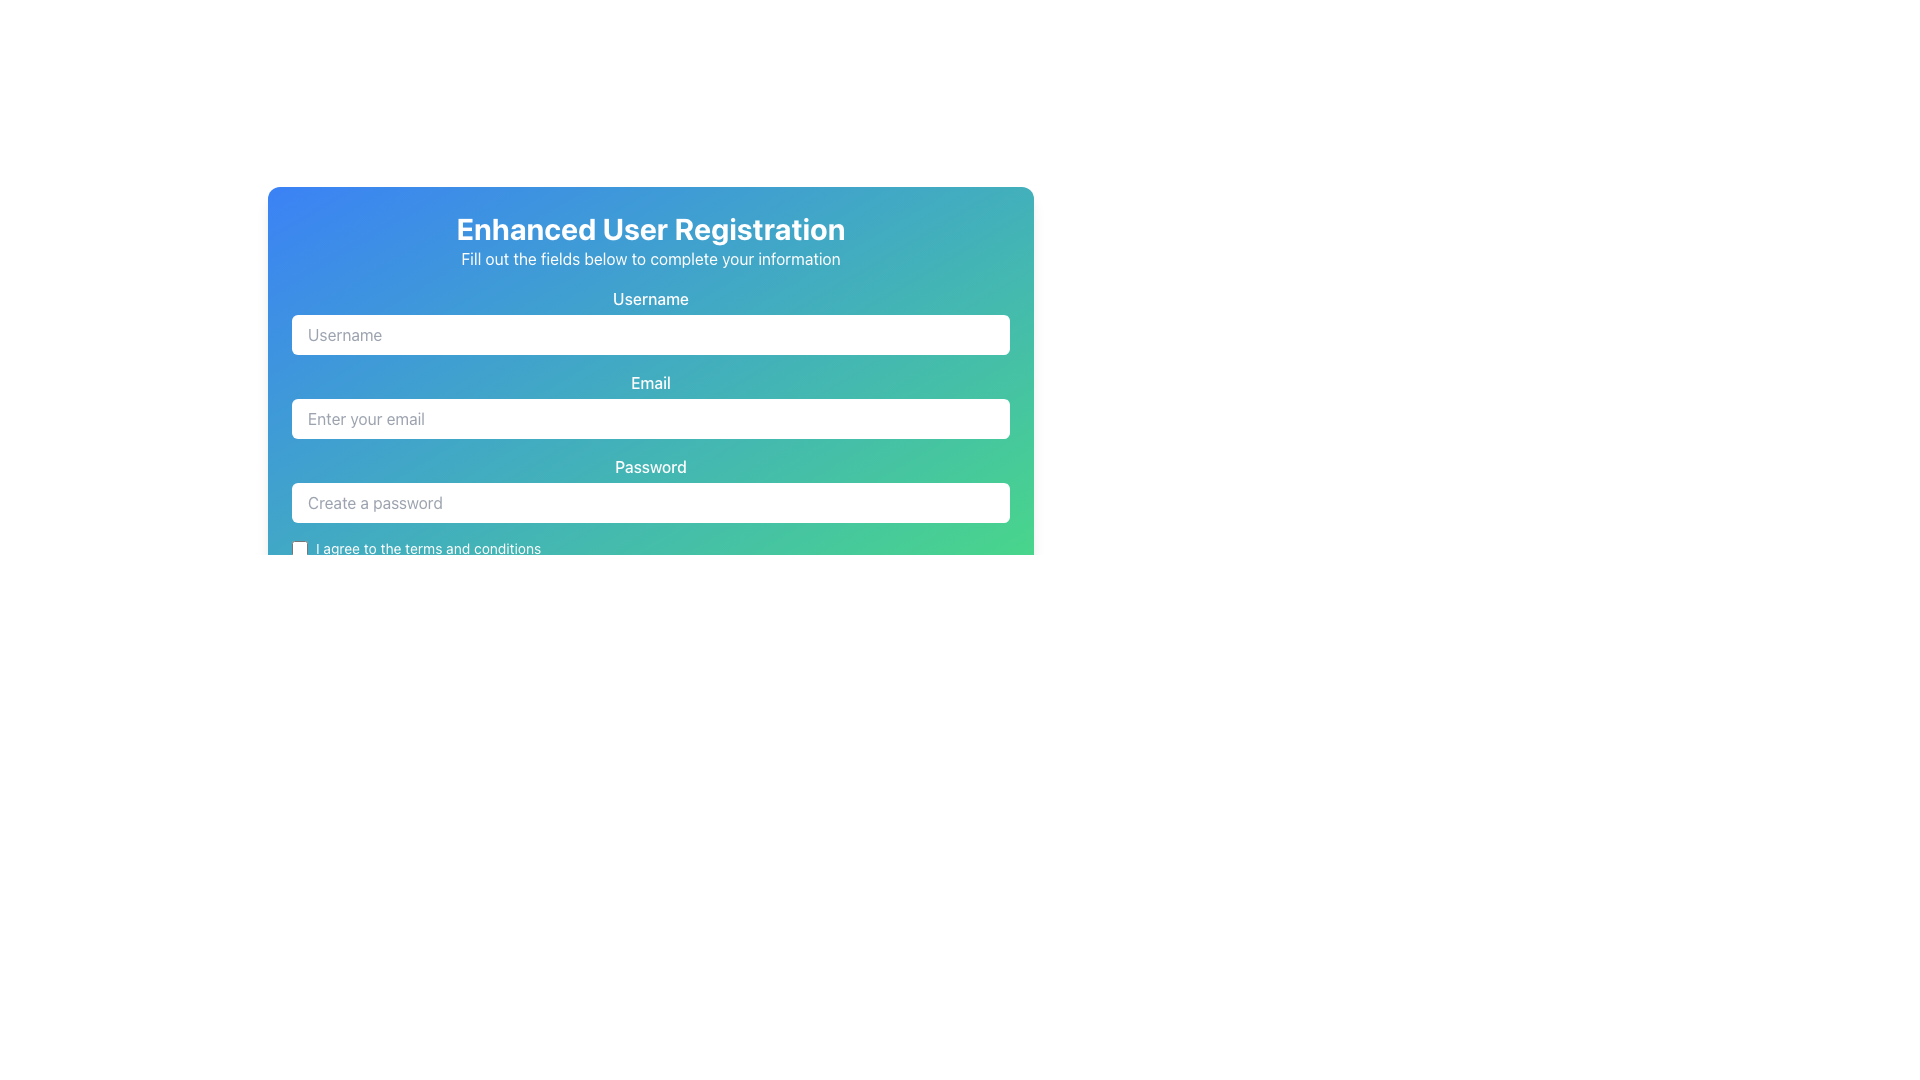  What do you see at coordinates (651, 405) in the screenshot?
I see `the text input field for 'Email', which is styled as a rounded rectangle with a white background and has a bold label above it. This field is the second input within the form layout, positioned below the 'Username' field` at bounding box center [651, 405].